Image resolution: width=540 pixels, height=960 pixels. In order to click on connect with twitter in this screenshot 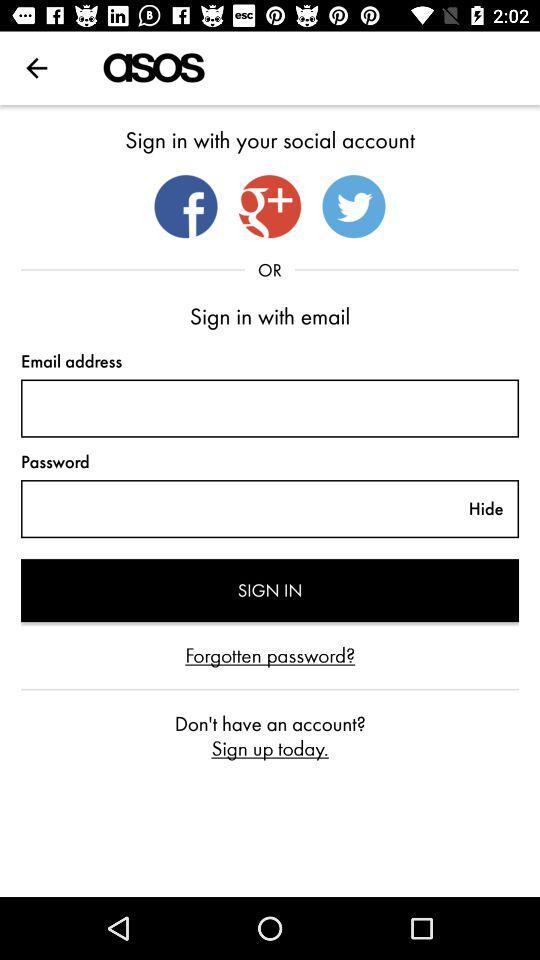, I will do `click(353, 206)`.